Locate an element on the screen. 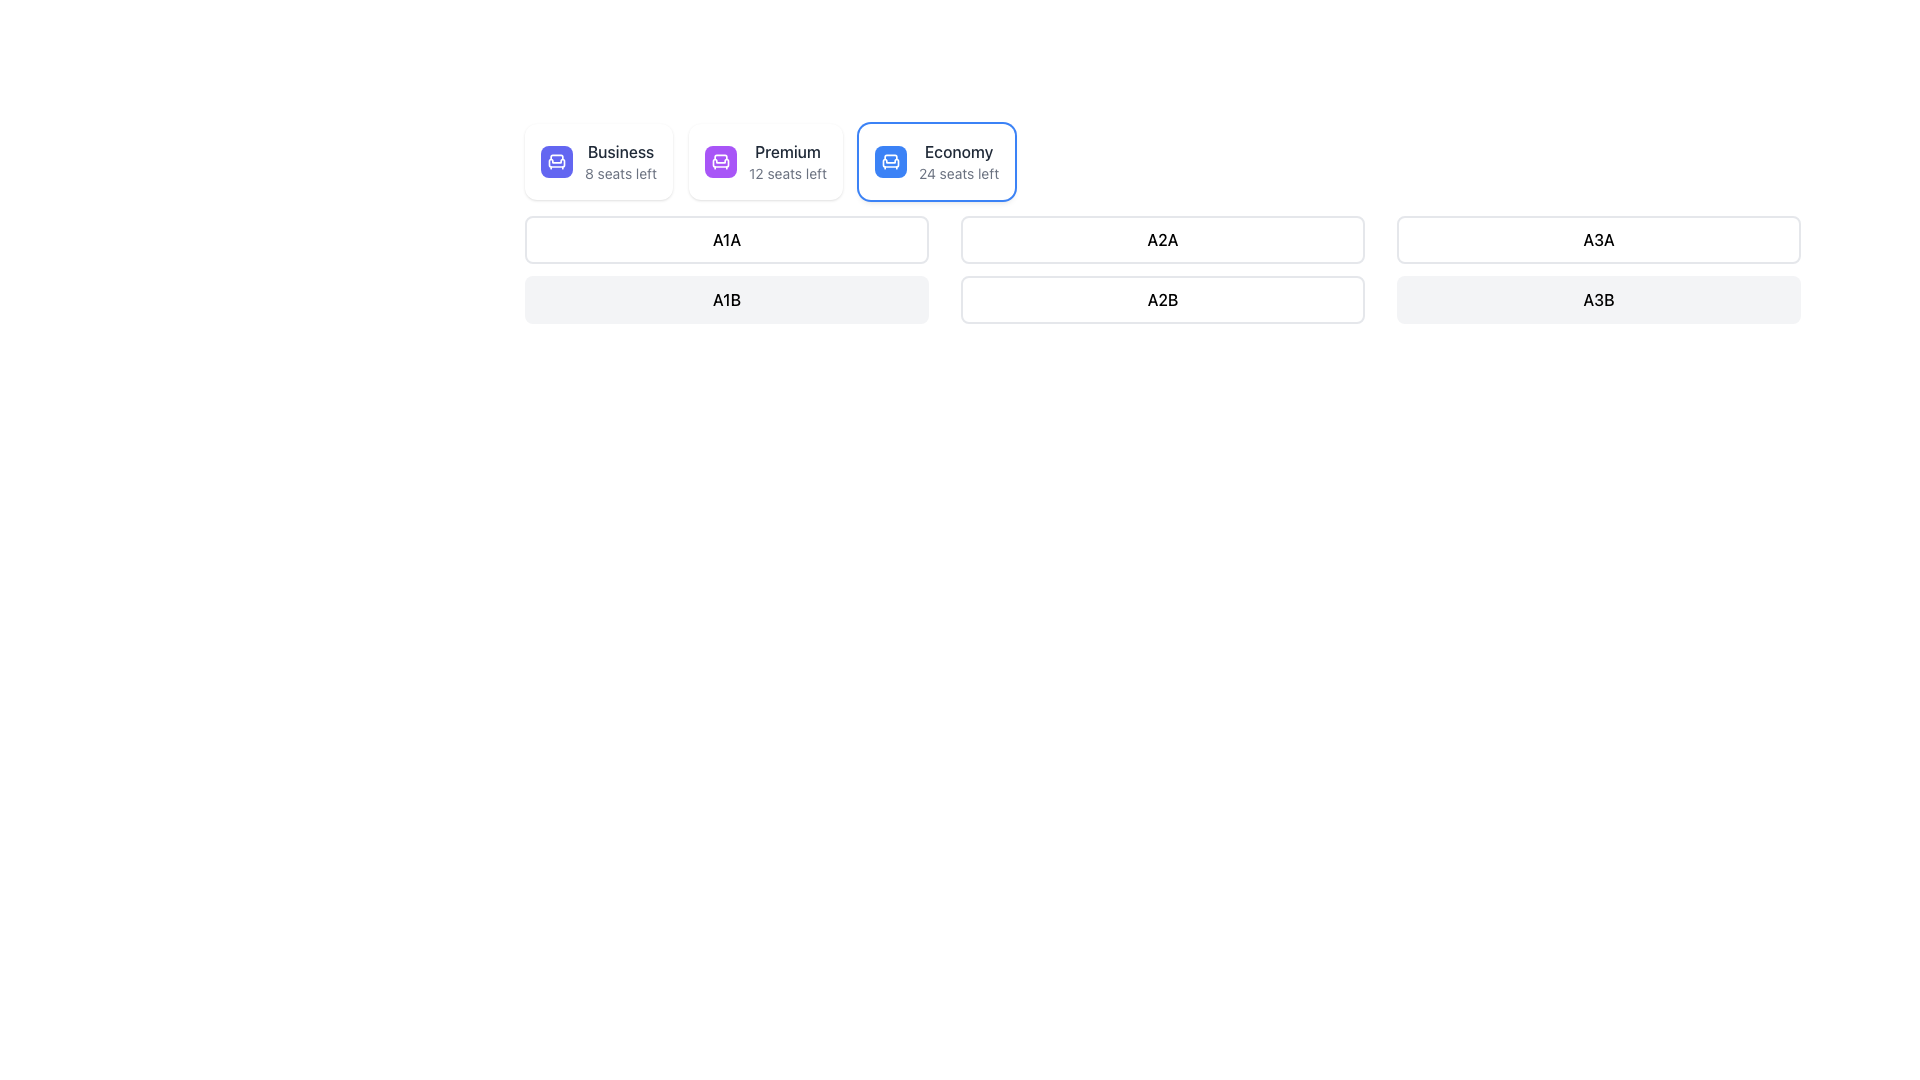 The width and height of the screenshot is (1920, 1080). the informational indicator labeled 'Business' with an armchair icon is located at coordinates (598, 161).